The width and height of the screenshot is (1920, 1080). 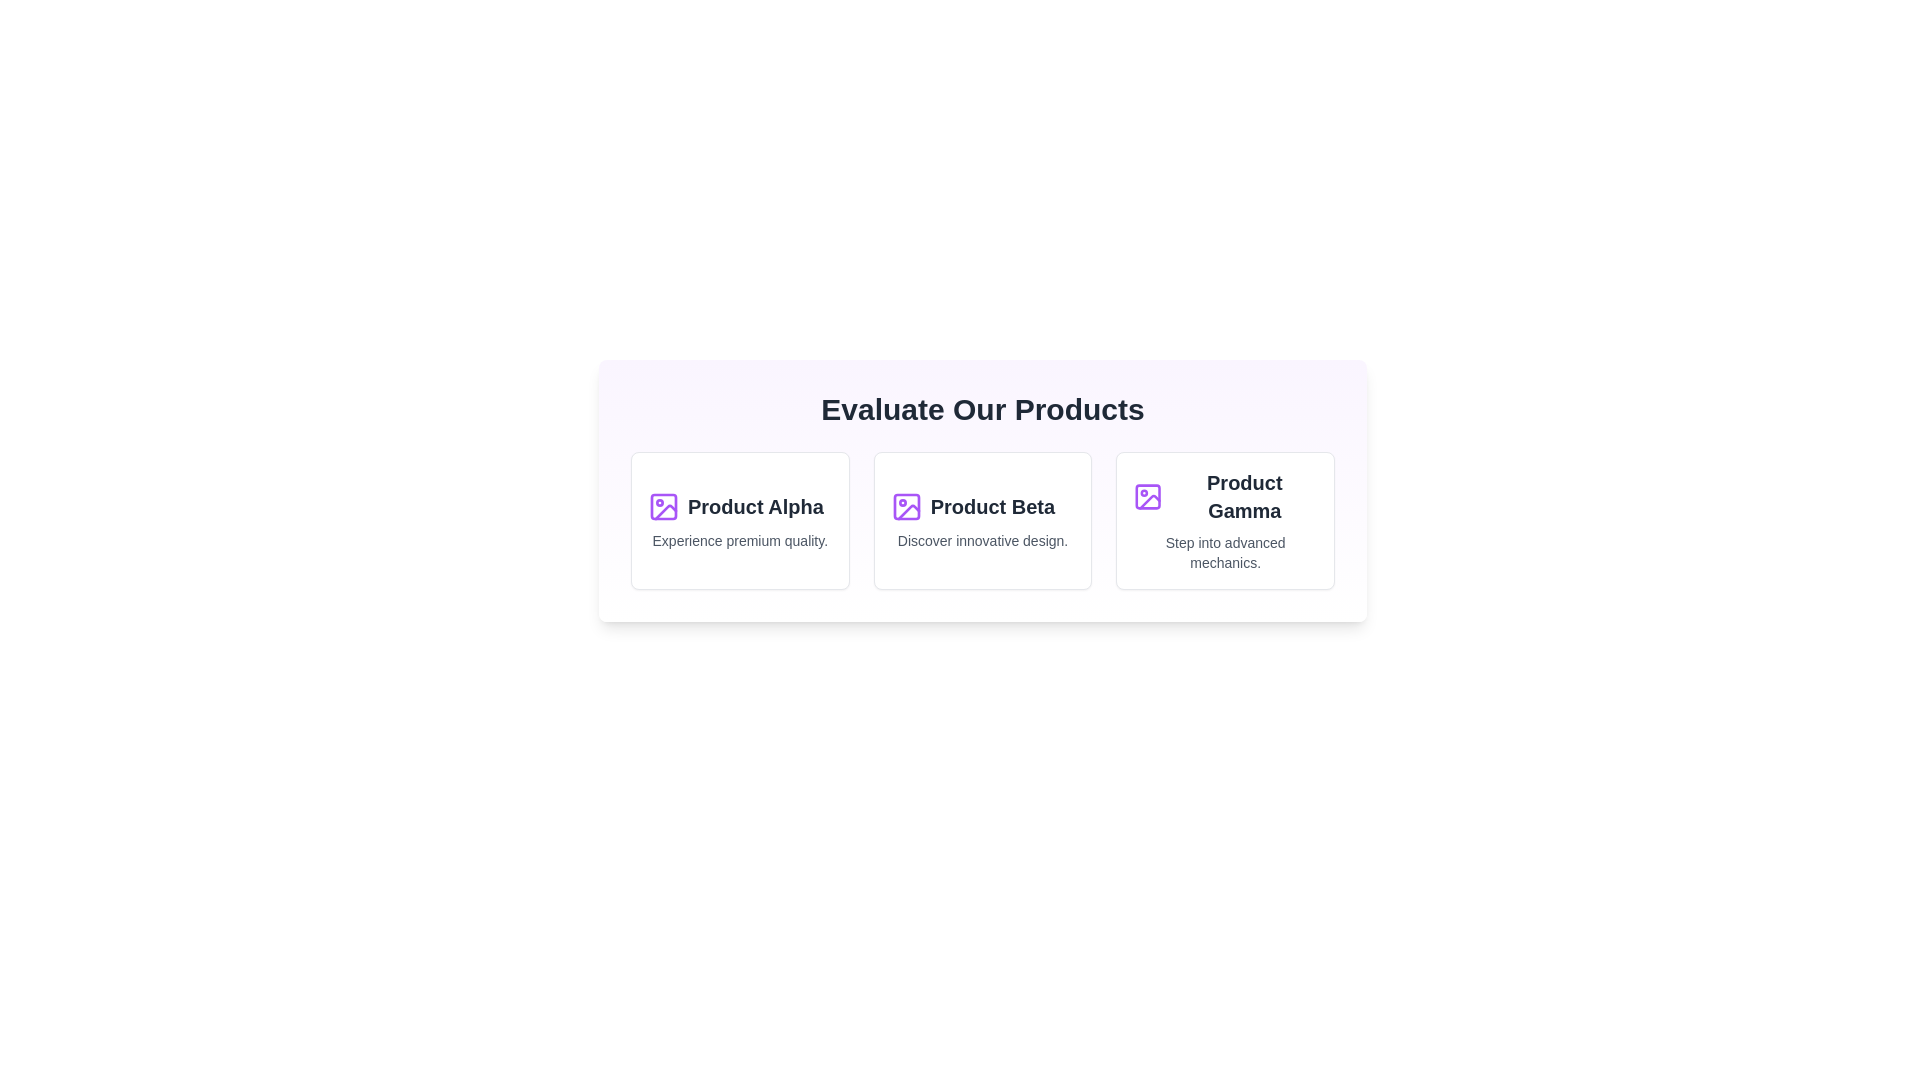 What do you see at coordinates (992, 505) in the screenshot?
I see `the 'Product Beta' text label, which serves as the title of the product, located in the second product card of a horizontal sequence` at bounding box center [992, 505].